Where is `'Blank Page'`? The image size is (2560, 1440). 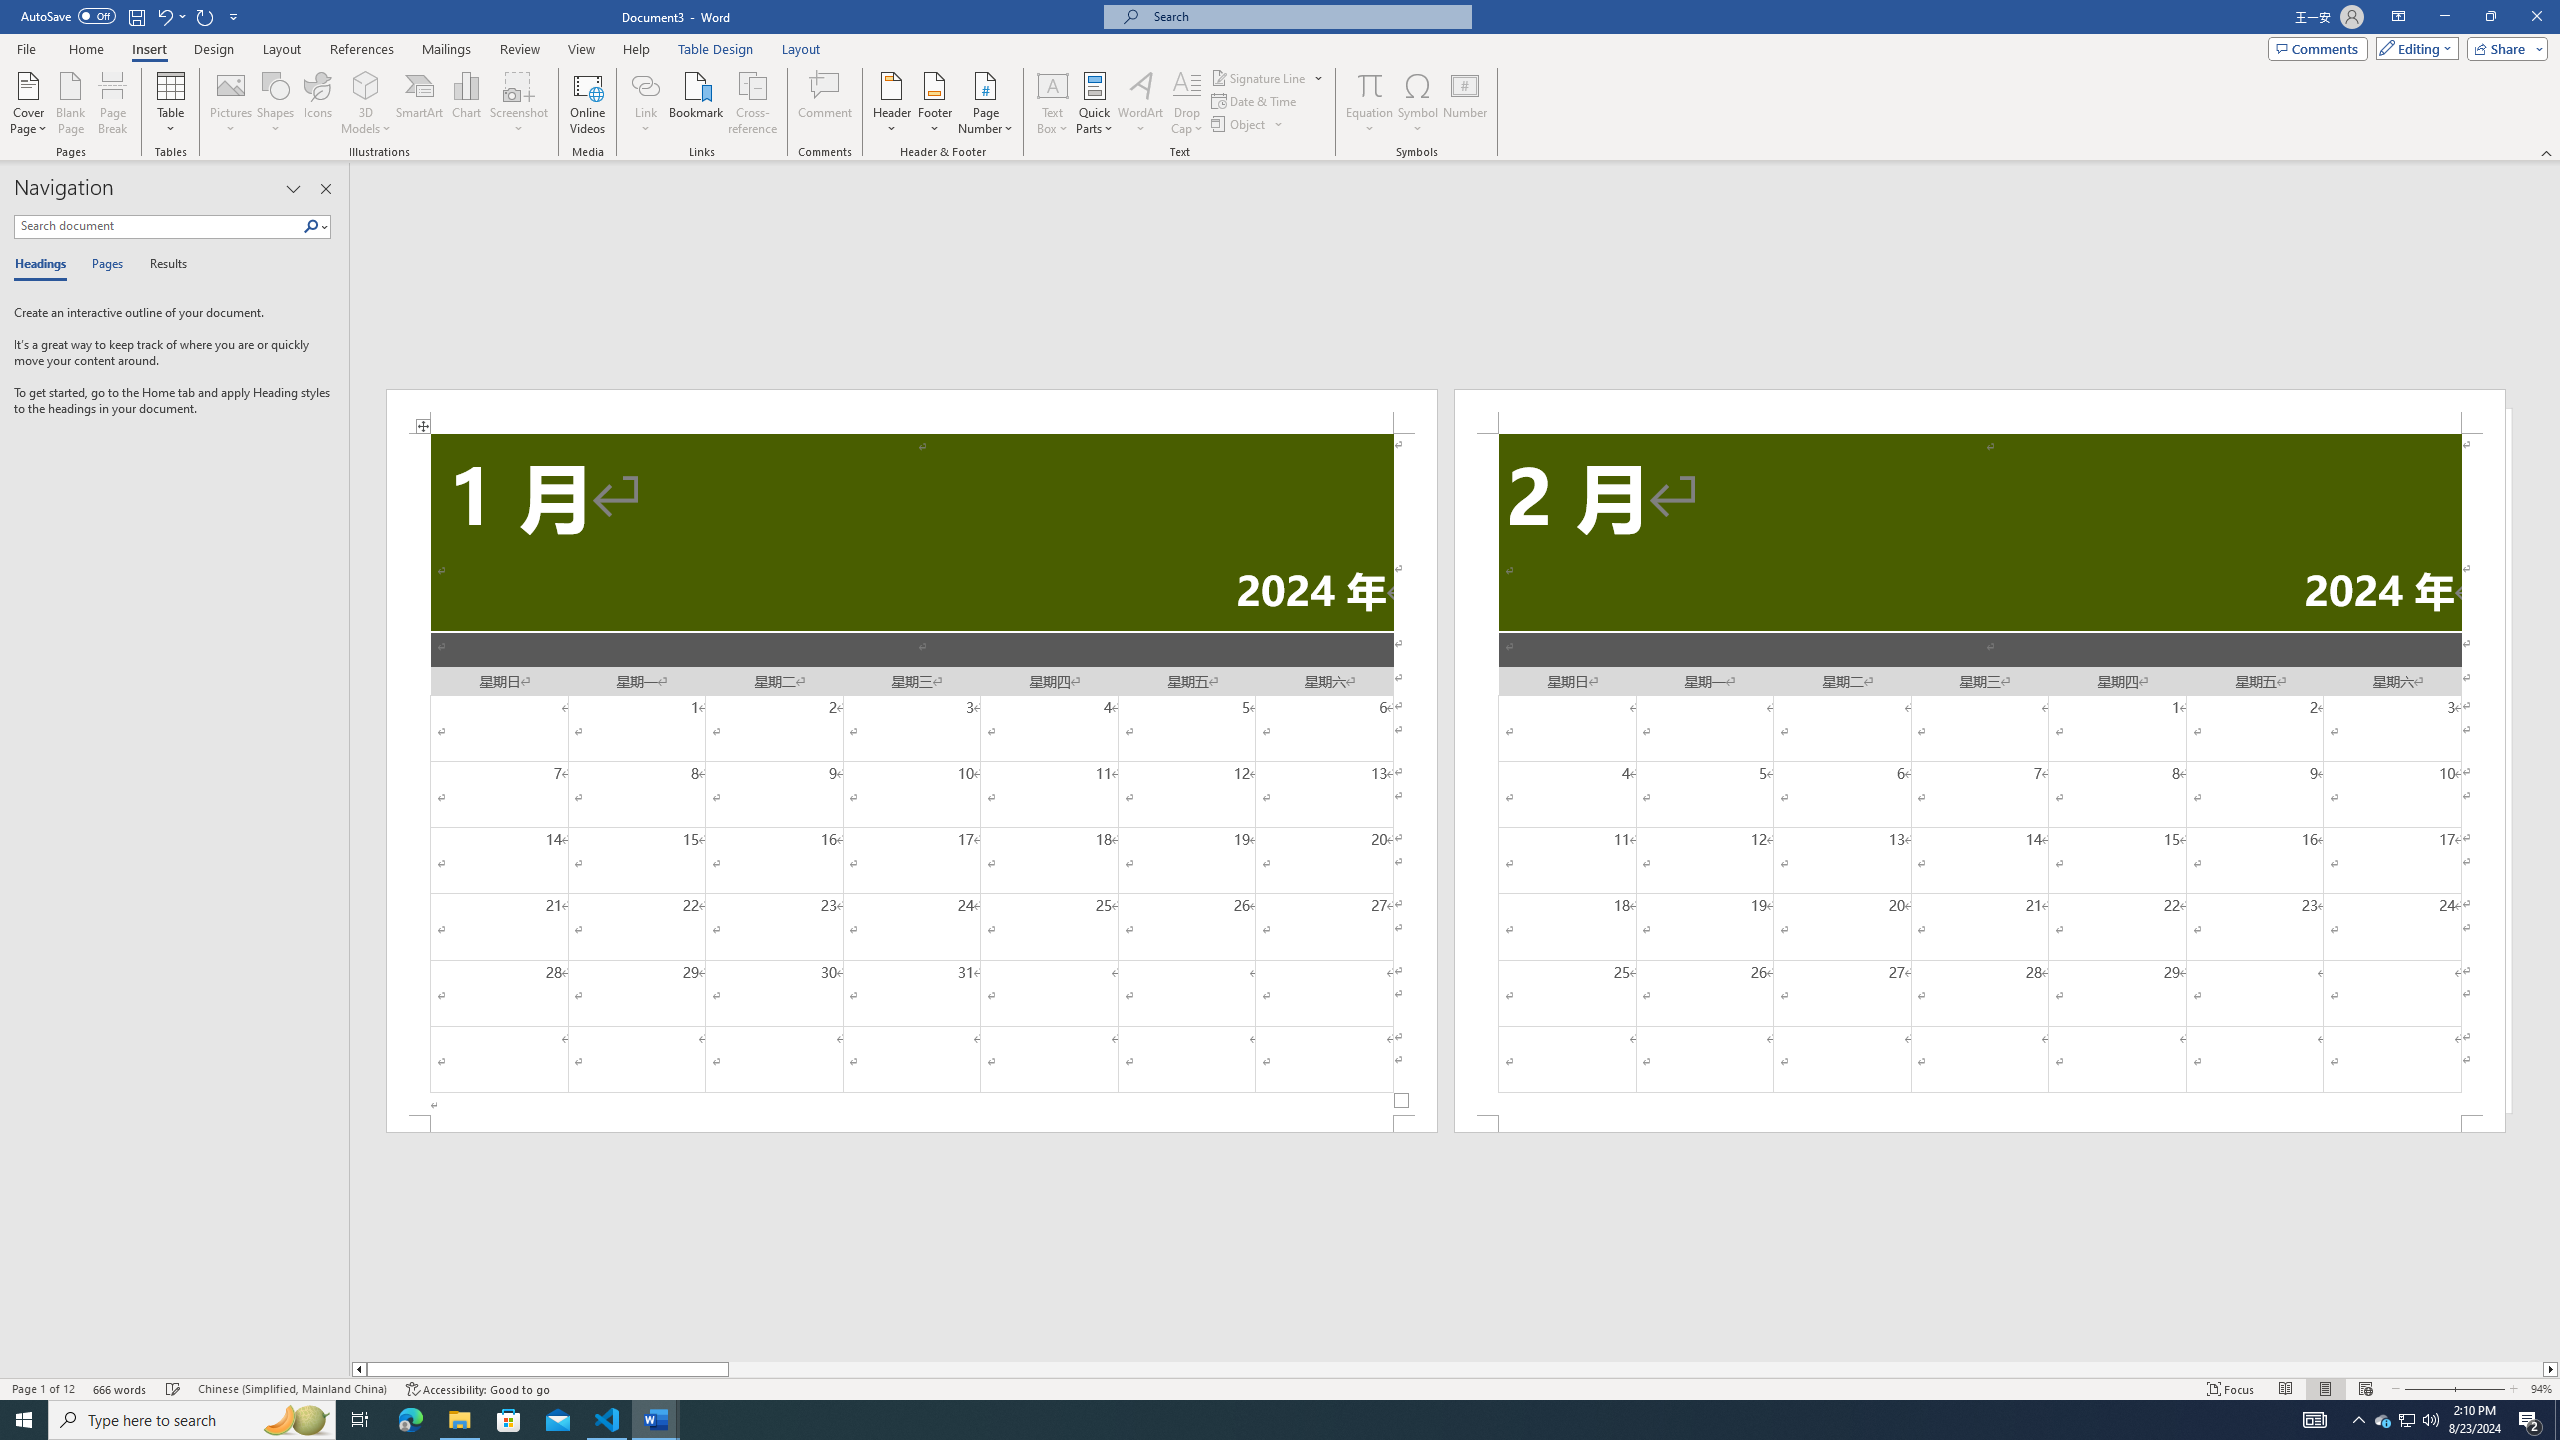
'Blank Page' is located at coordinates (70, 103).